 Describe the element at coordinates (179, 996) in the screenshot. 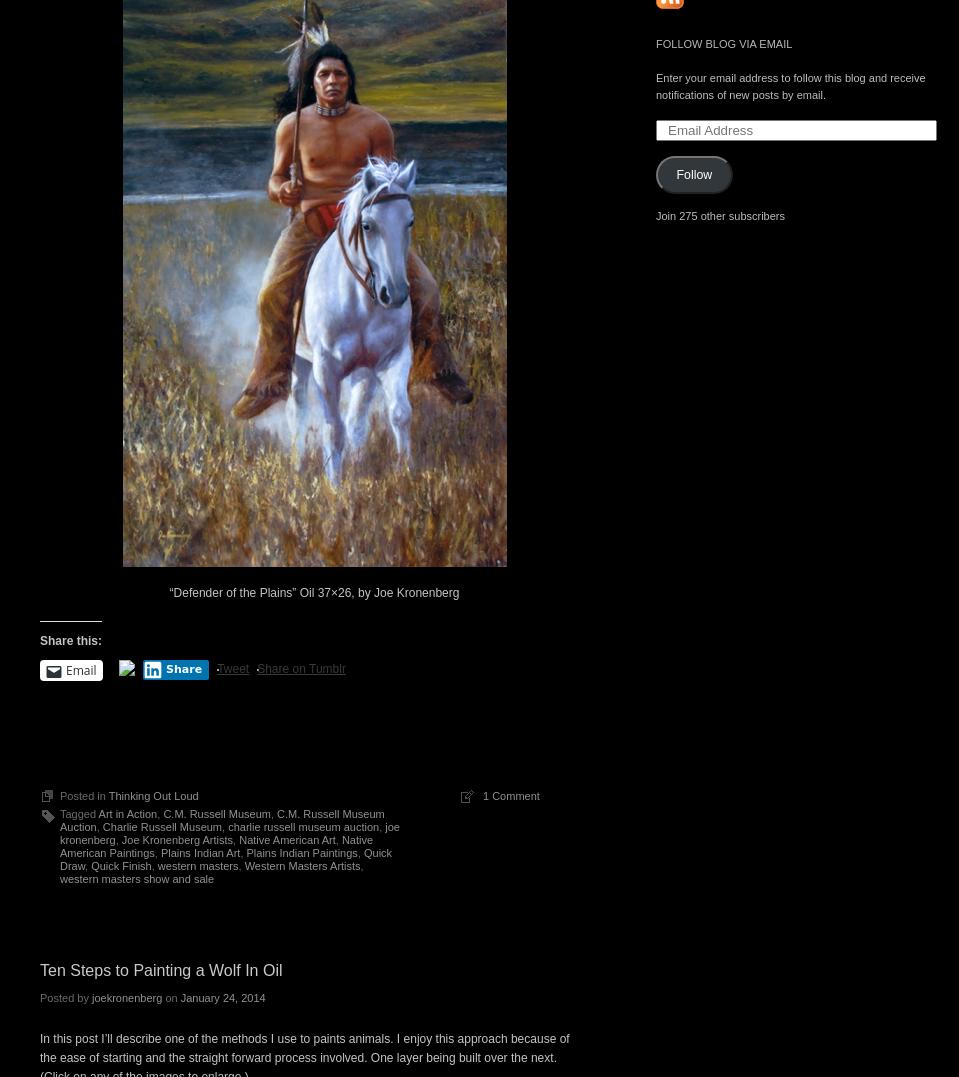

I see `'January 24, 2014'` at that location.